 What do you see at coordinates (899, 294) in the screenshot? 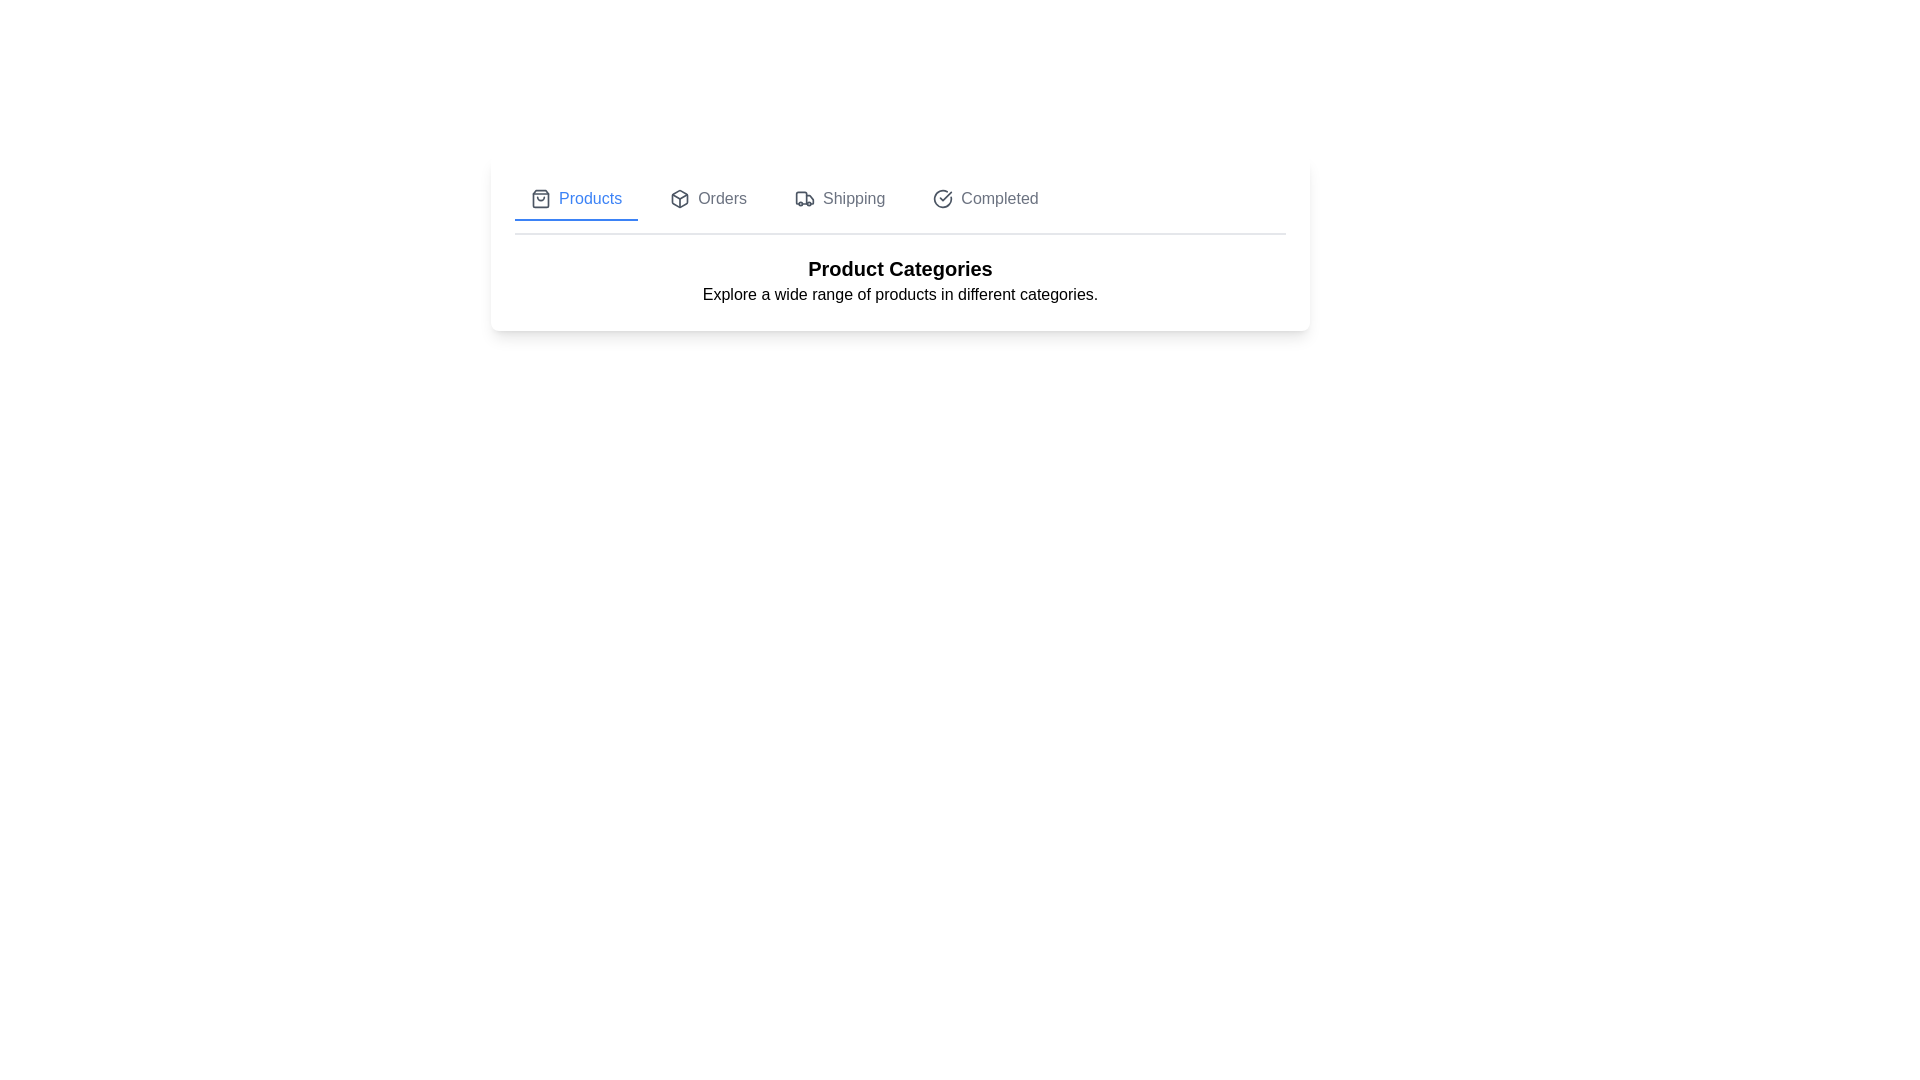
I see `the contextual information text located below the 'Product Categories' heading, which is the second element among its siblings` at bounding box center [899, 294].